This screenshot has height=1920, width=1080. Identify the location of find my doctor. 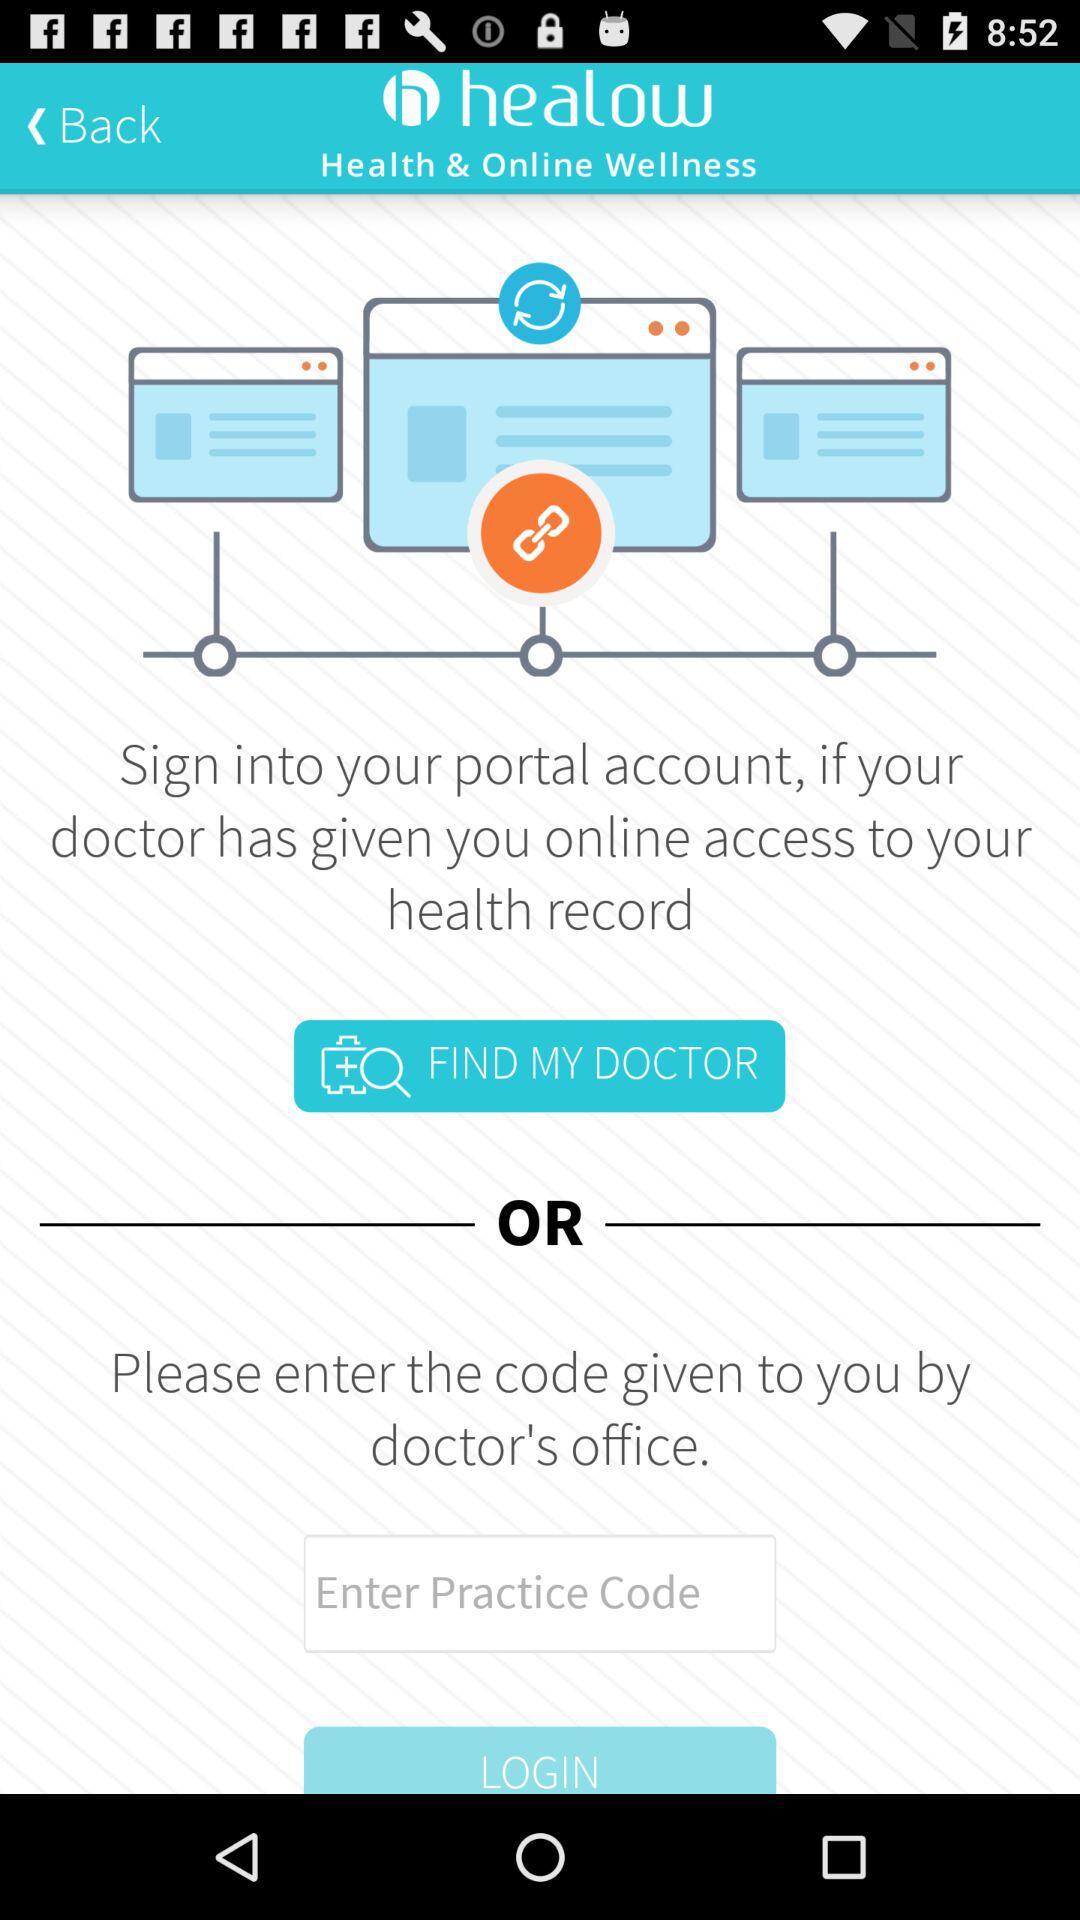
(538, 1065).